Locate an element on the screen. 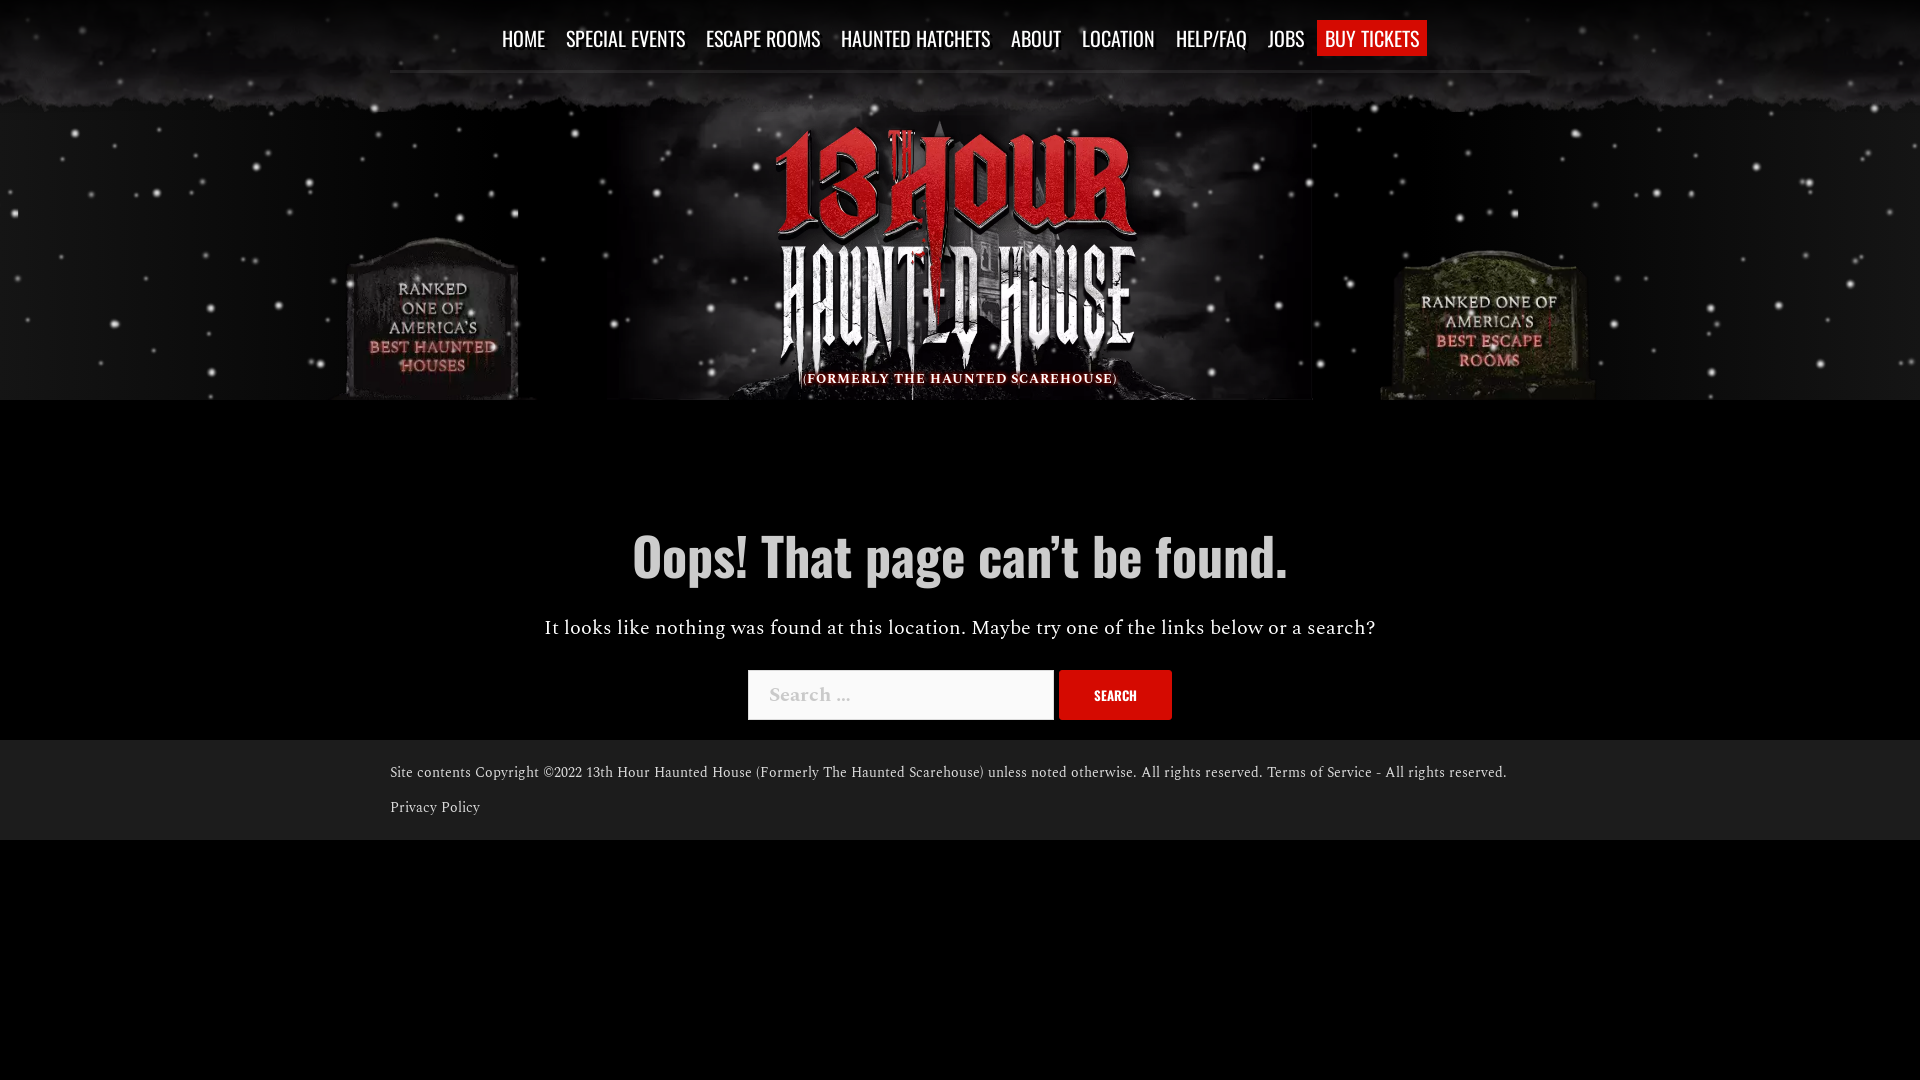  'HOME' is located at coordinates (523, 38).